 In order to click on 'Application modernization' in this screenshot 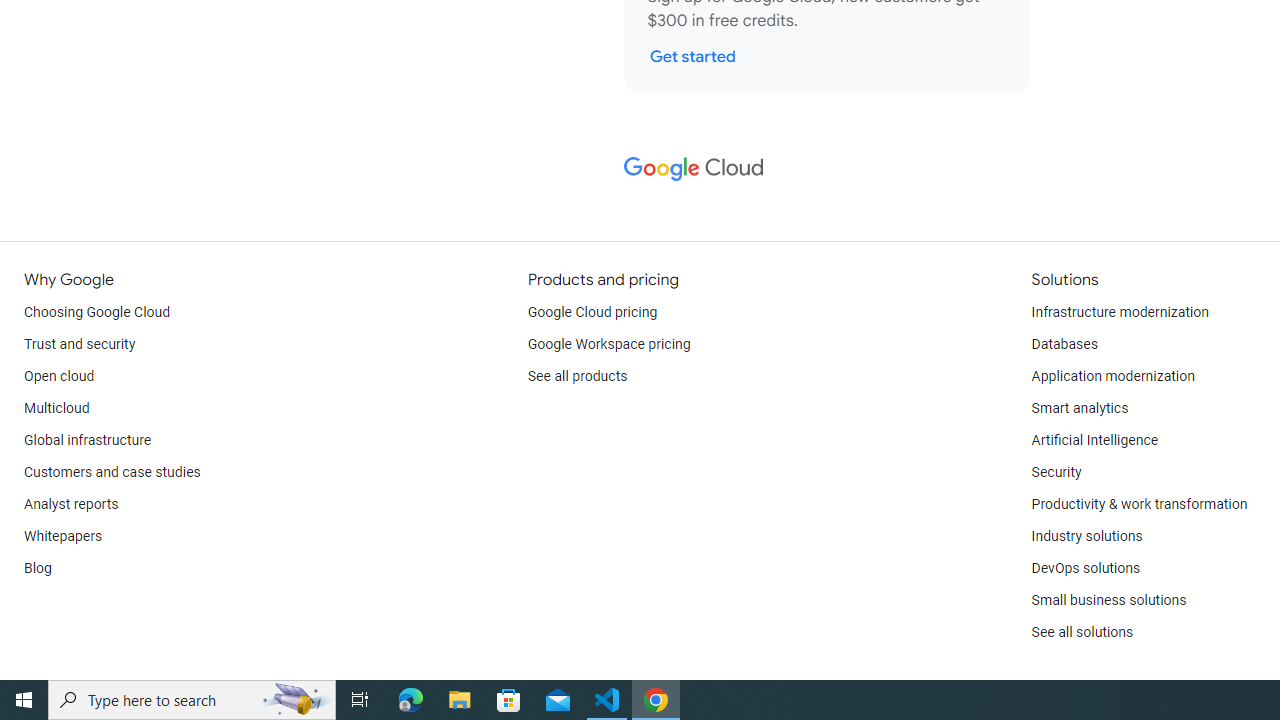, I will do `click(1111, 376)`.